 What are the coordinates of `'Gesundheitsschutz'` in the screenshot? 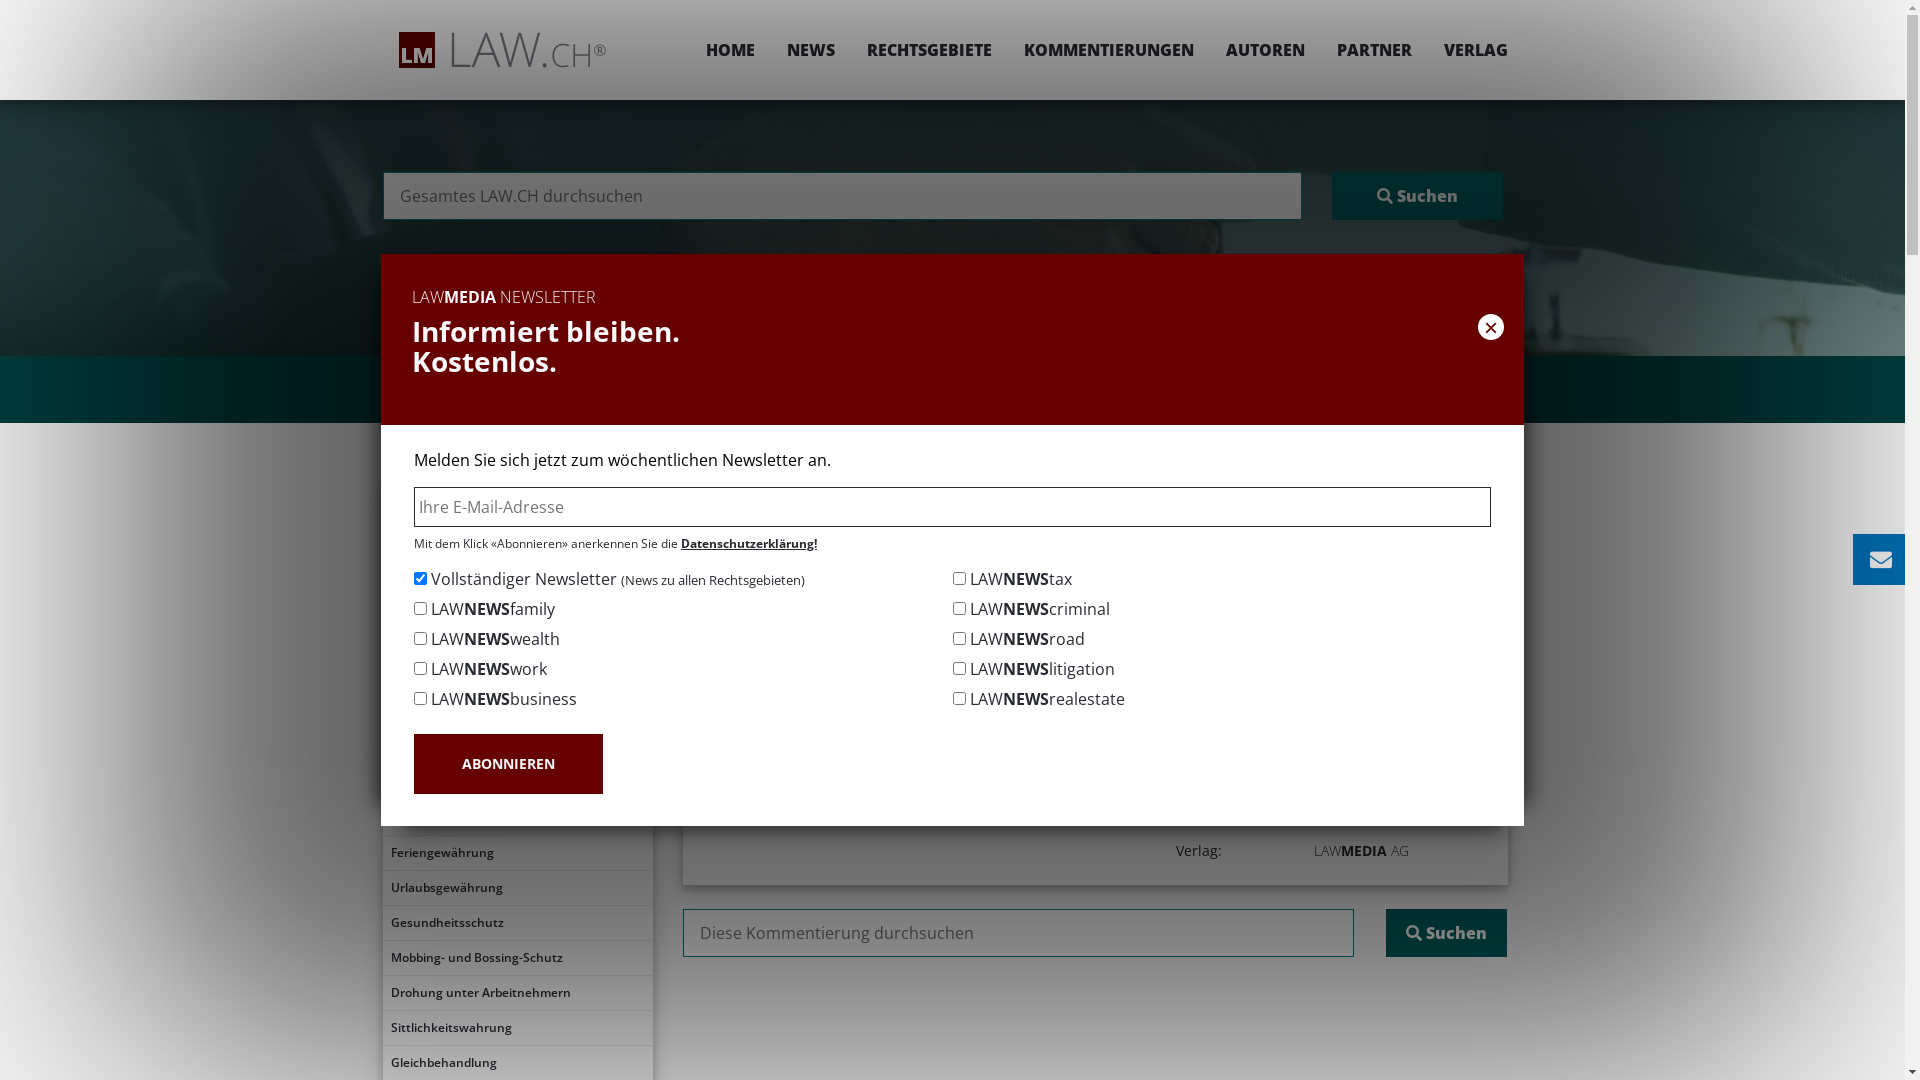 It's located at (382, 922).